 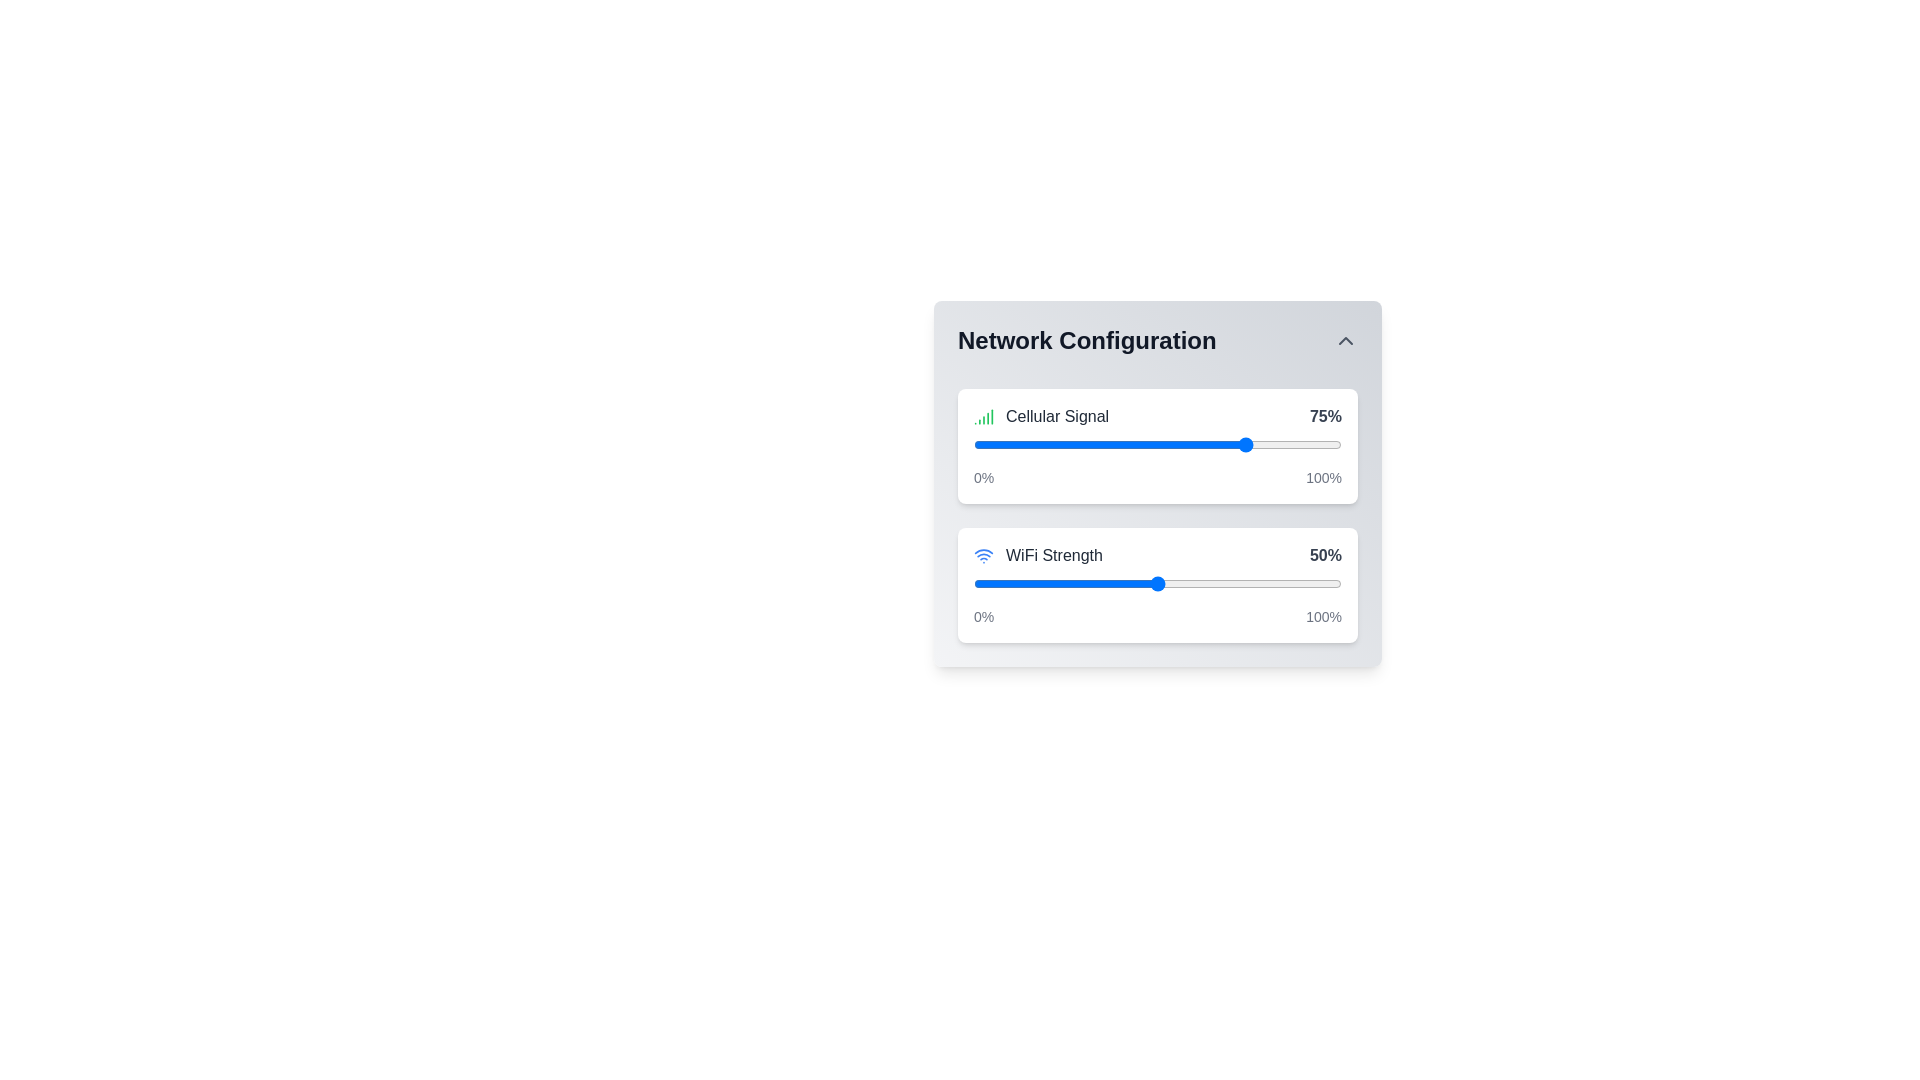 I want to click on the cellular signal strength, so click(x=1204, y=443).